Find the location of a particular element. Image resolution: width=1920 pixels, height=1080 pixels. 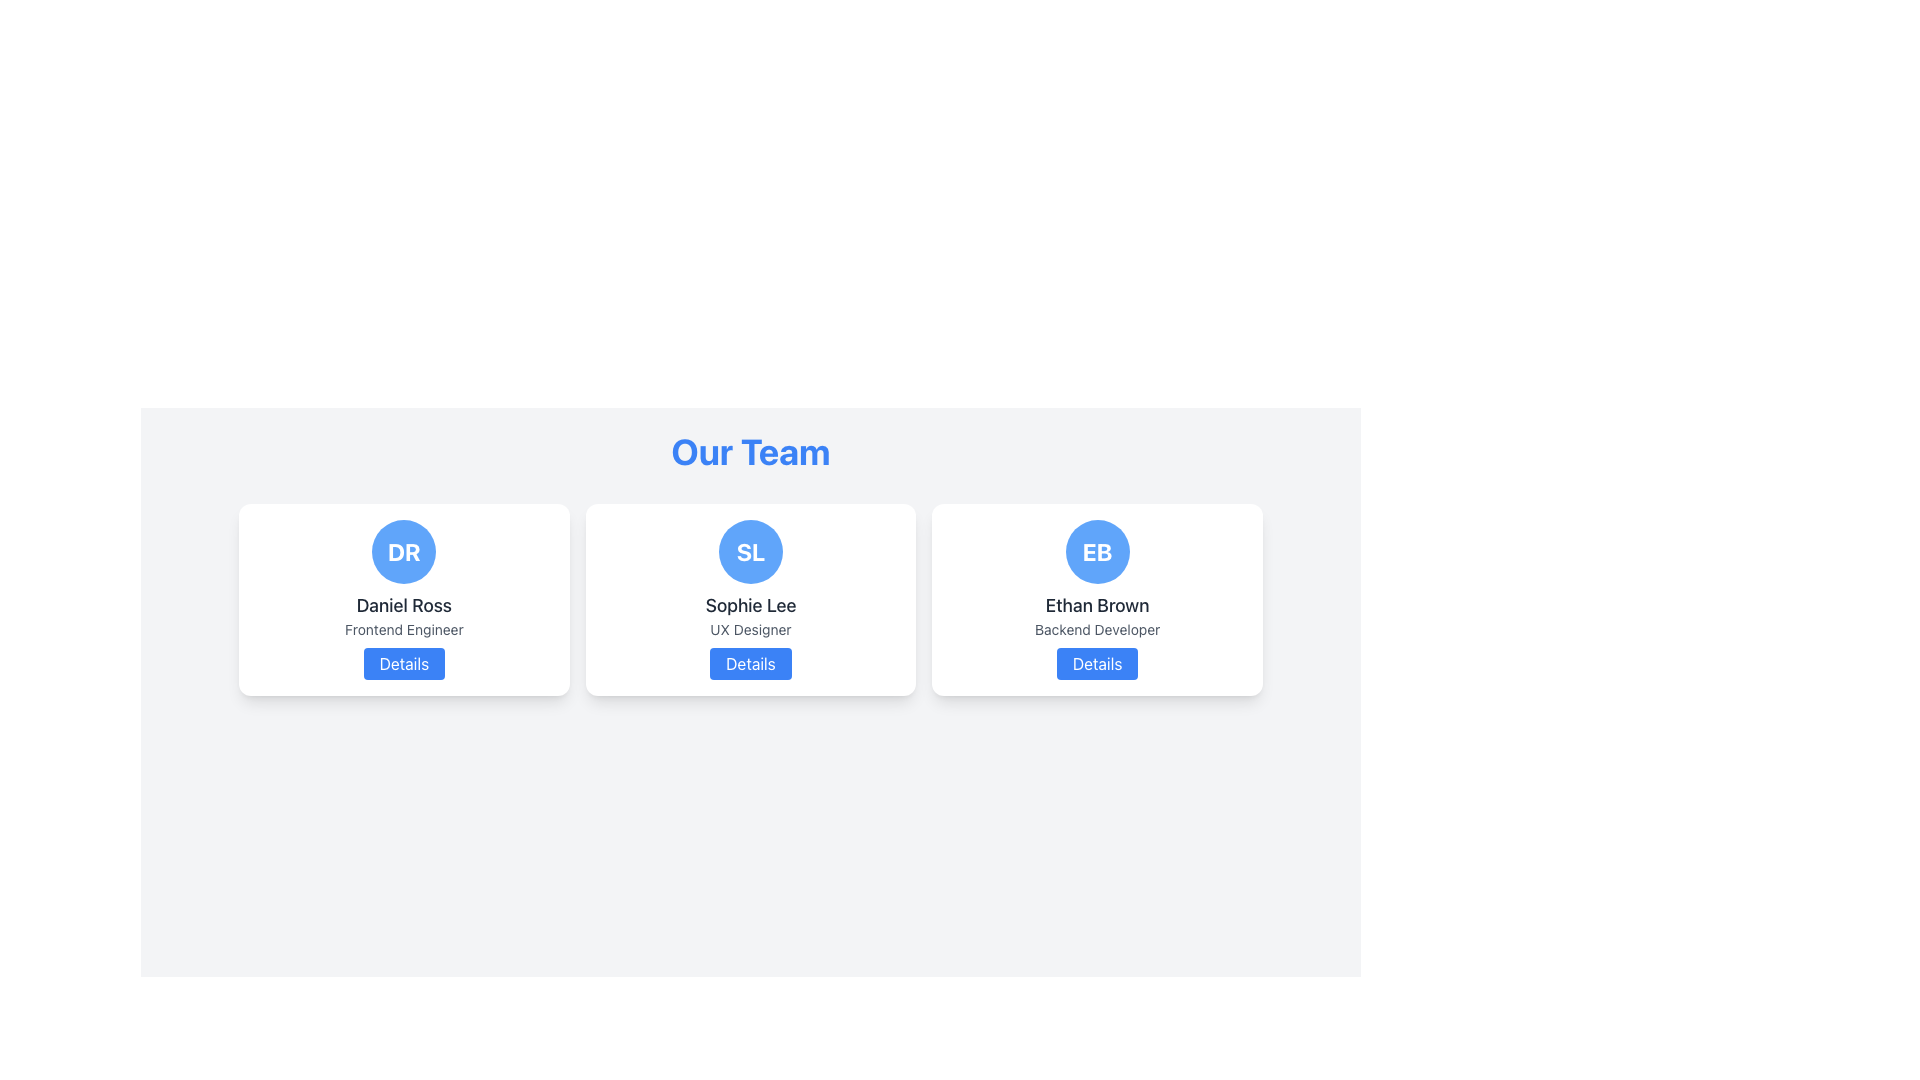

the button located in the card for 'Daniel Ross' beneath the role description 'Frontend Engineer' is located at coordinates (403, 663).